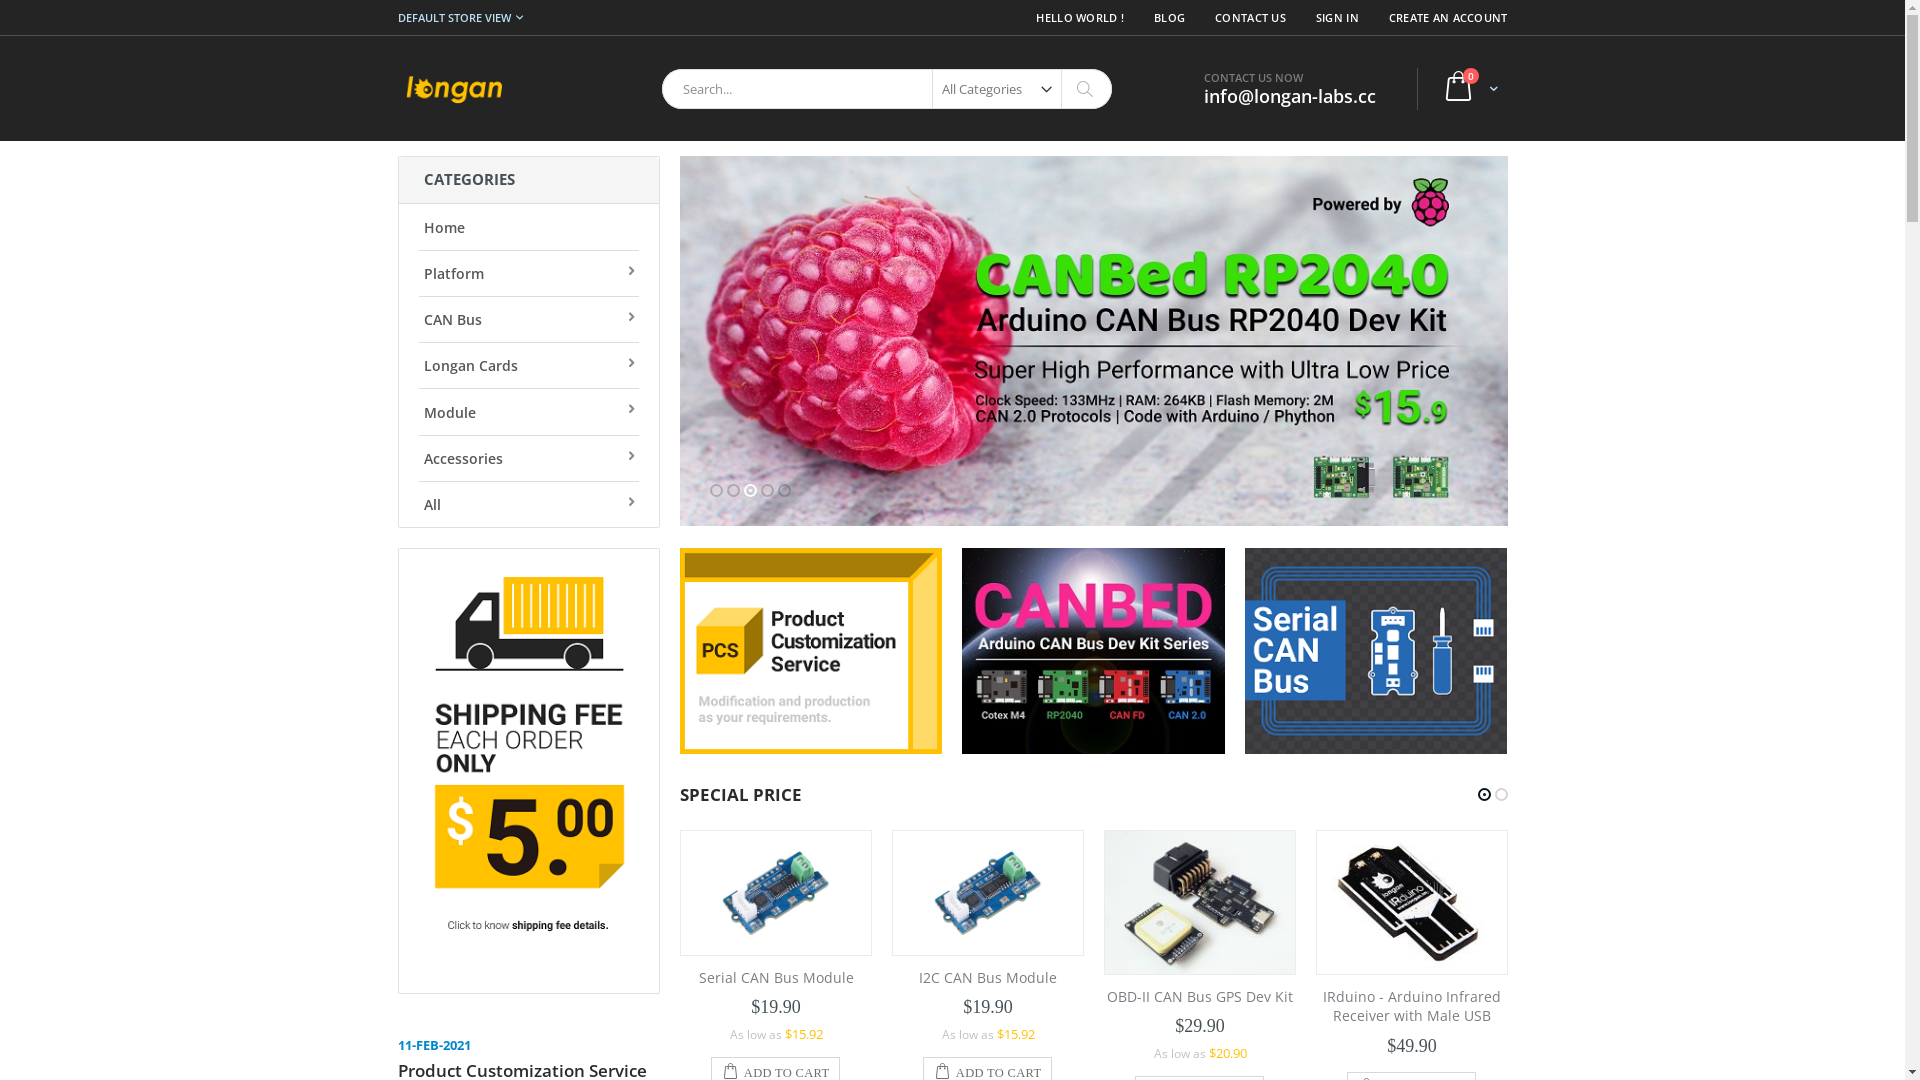 The width and height of the screenshot is (1920, 1080). What do you see at coordinates (416, 503) in the screenshot?
I see `'All'` at bounding box center [416, 503].